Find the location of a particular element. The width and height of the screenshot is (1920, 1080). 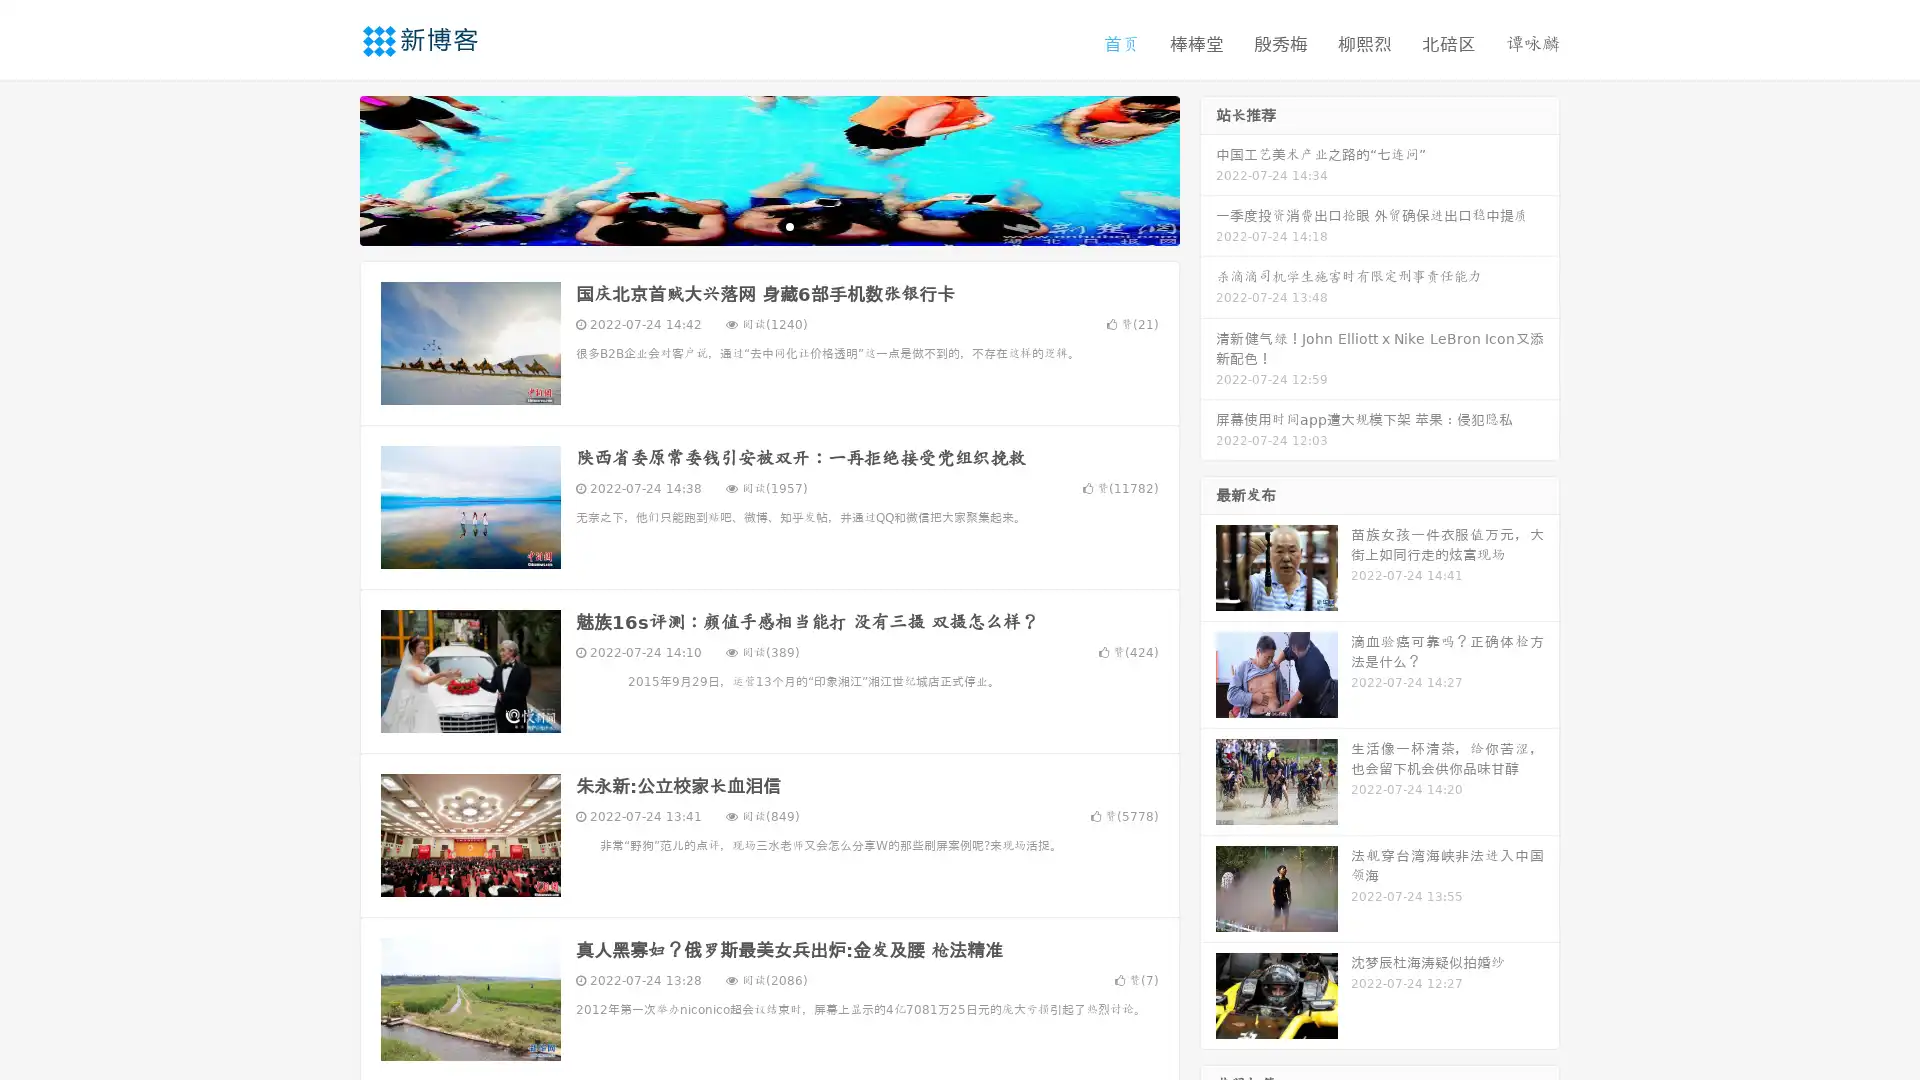

Go to slide 3 is located at coordinates (789, 225).